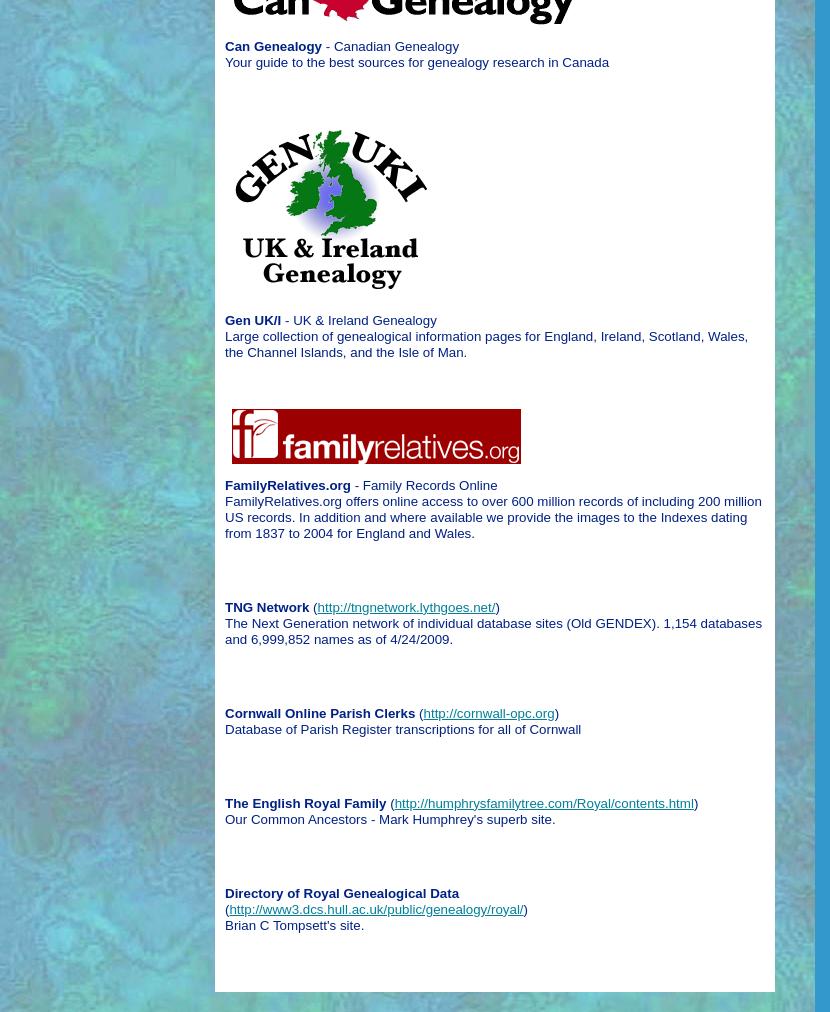 This screenshot has width=830, height=1012. What do you see at coordinates (287, 484) in the screenshot?
I see `'FamilyRelatives.org'` at bounding box center [287, 484].